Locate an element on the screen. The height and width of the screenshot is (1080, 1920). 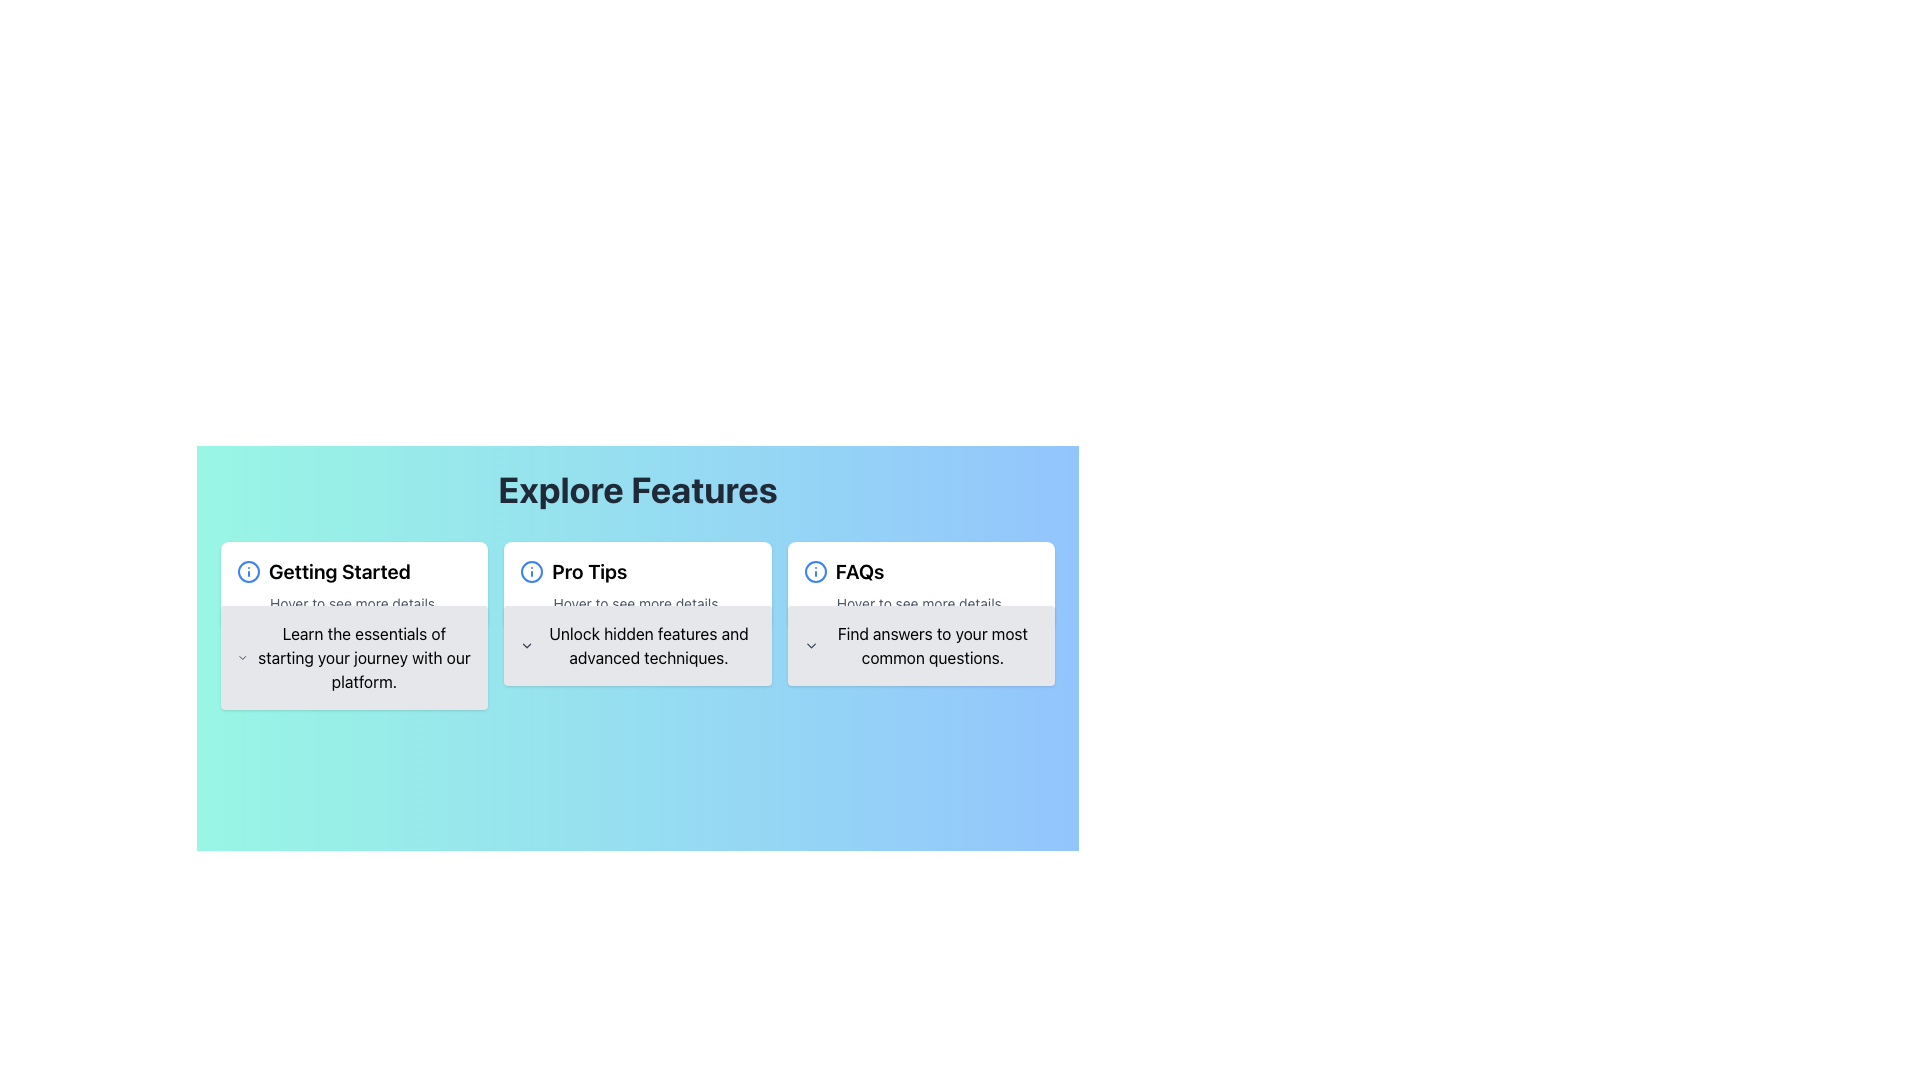
the text label providing additional information related to the 'FAQs' section, located below the title 'FAQs' and the blue information icon in the third column of the layout is located at coordinates (920, 603).